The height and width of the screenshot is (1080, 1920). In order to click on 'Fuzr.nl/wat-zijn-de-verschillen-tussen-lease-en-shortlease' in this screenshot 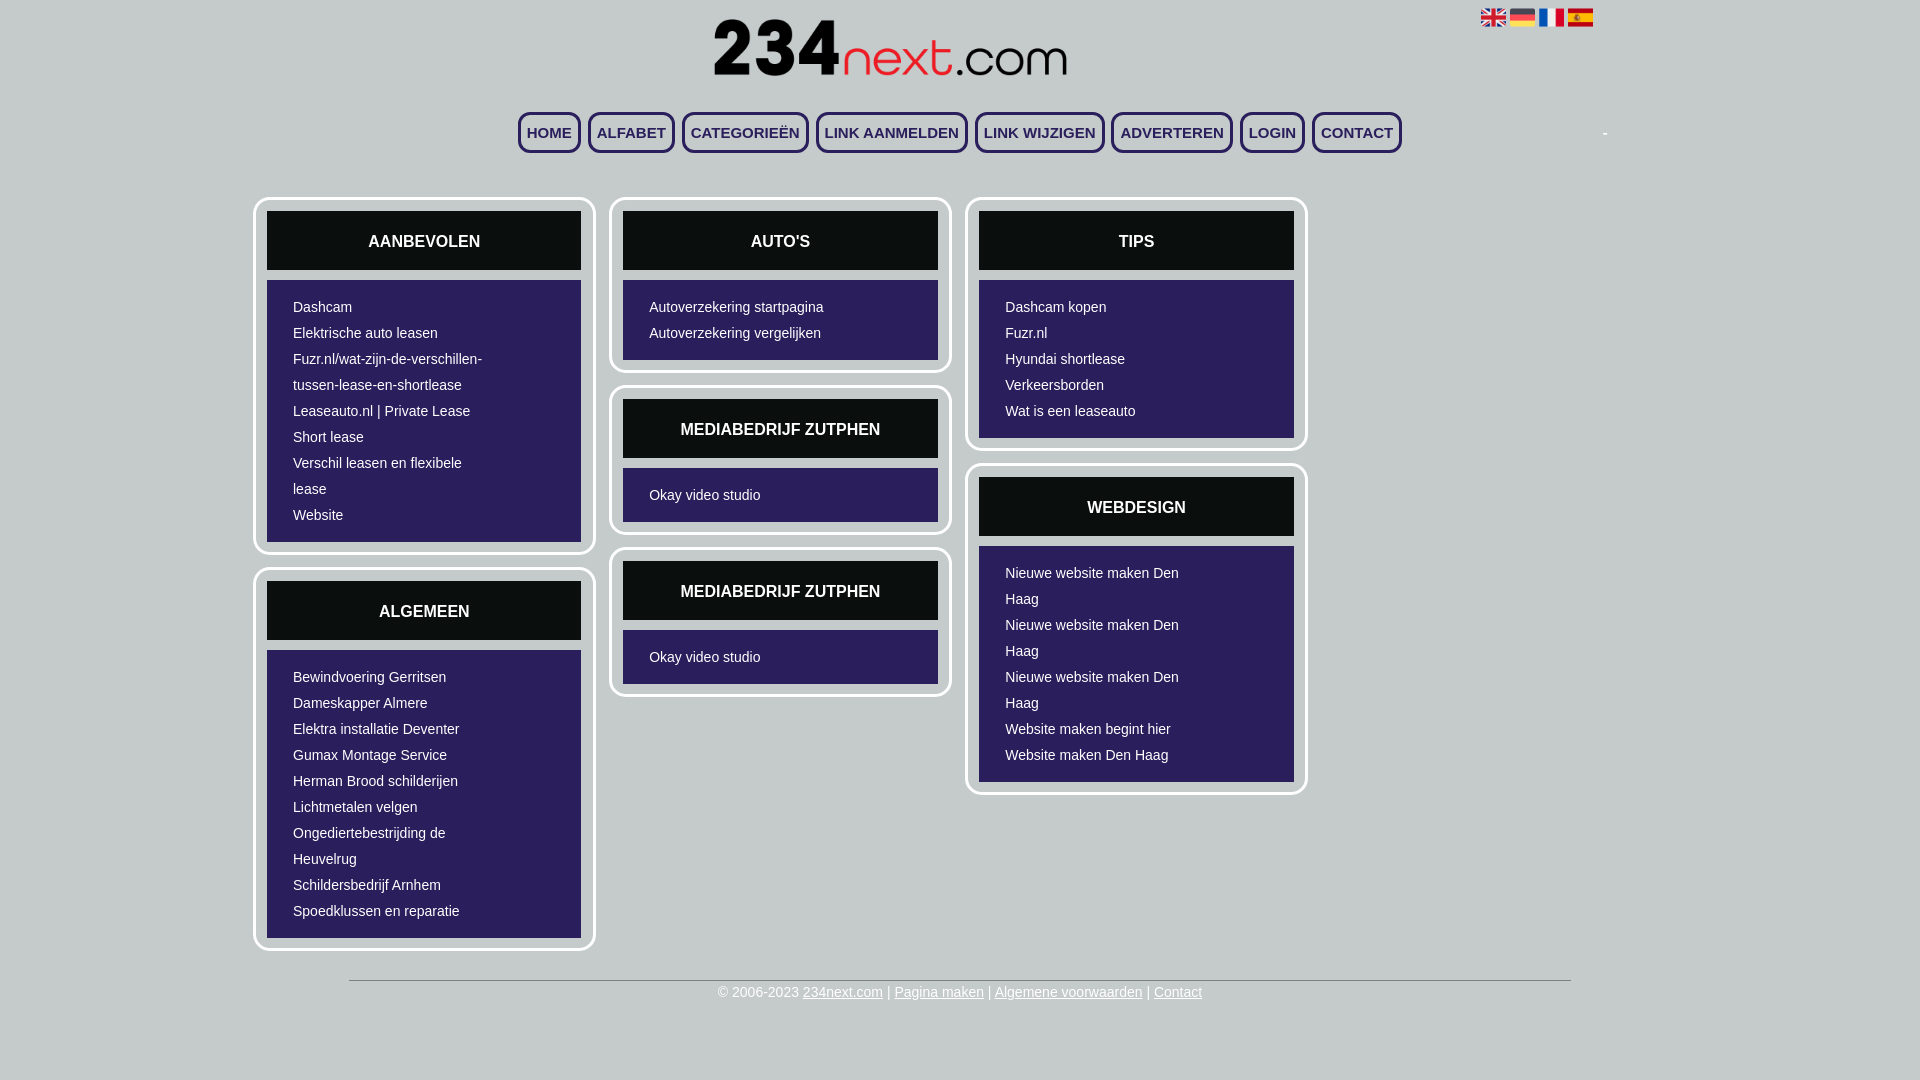, I will do `click(389, 371)`.